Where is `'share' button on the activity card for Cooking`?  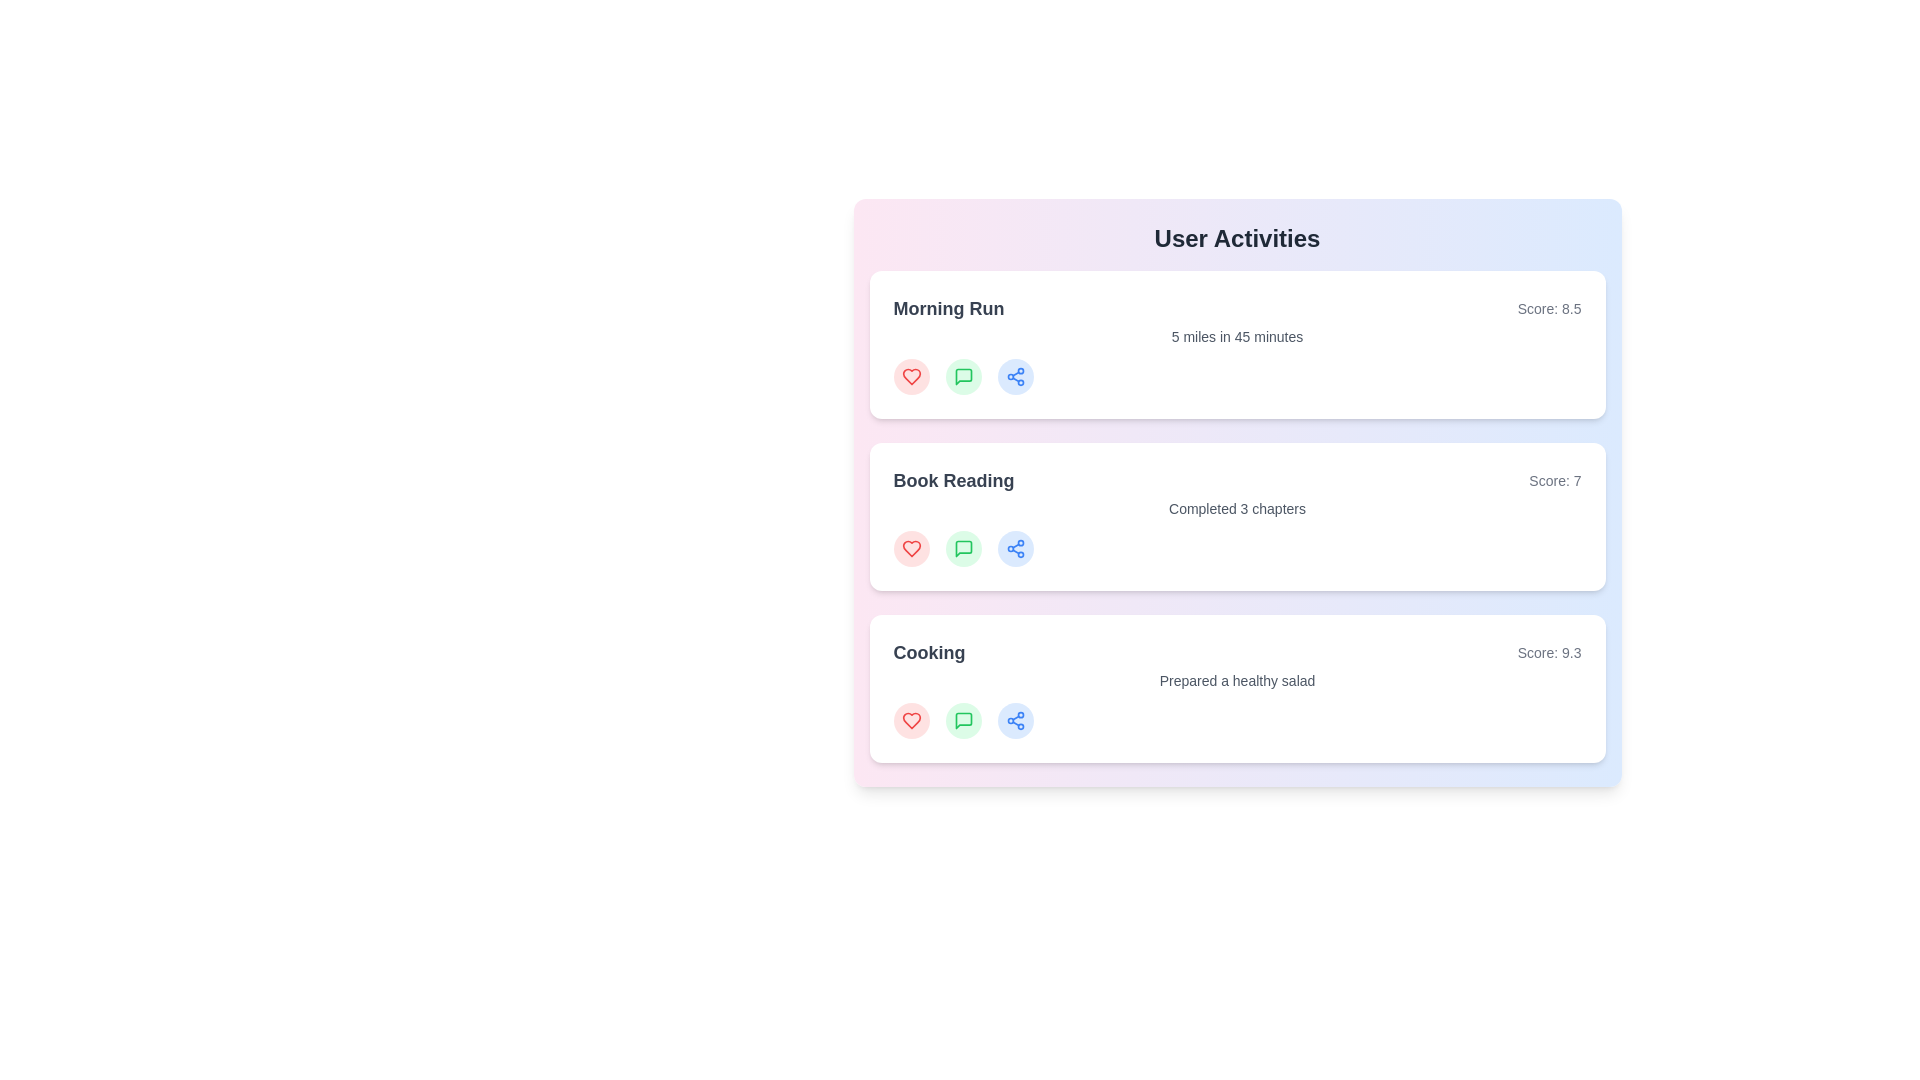
'share' button on the activity card for Cooking is located at coordinates (1015, 721).